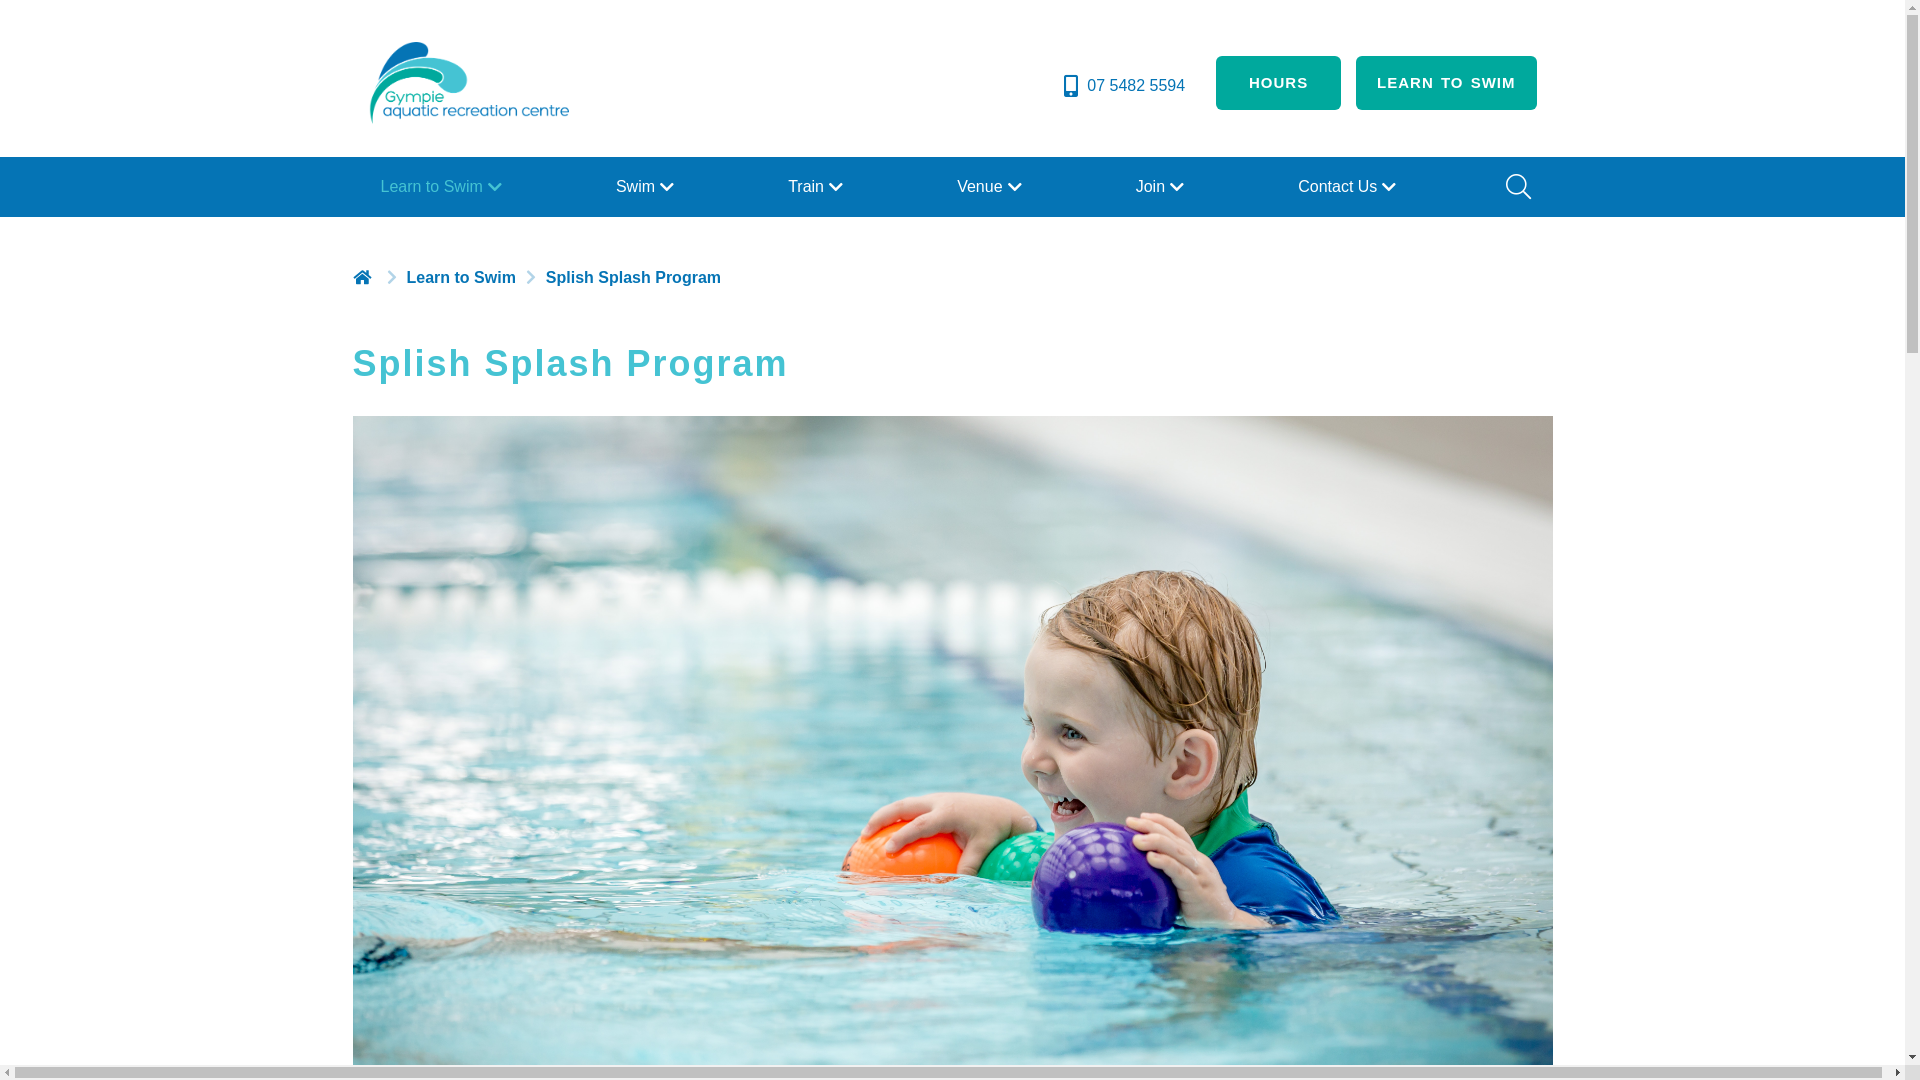  I want to click on '07 5482 5594', so click(1122, 84).